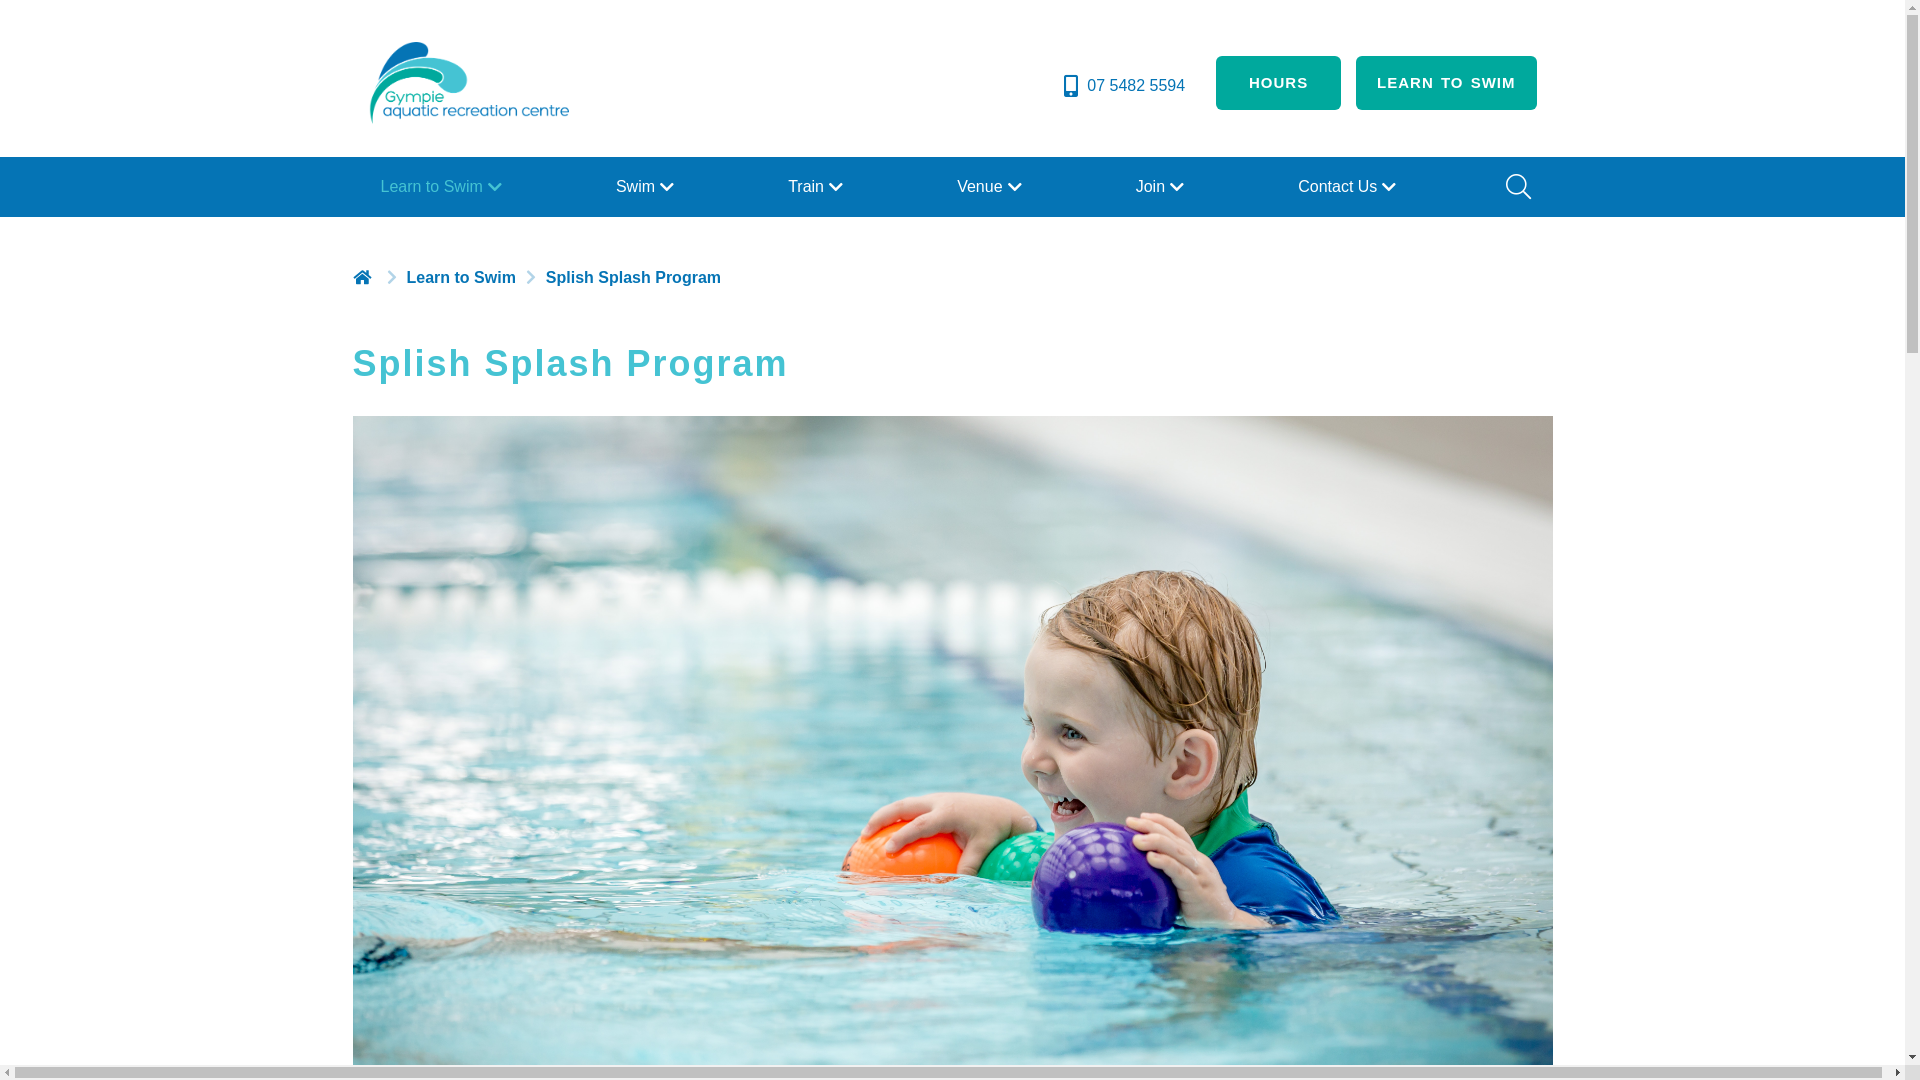  I want to click on '07 5482 5594', so click(1122, 84).